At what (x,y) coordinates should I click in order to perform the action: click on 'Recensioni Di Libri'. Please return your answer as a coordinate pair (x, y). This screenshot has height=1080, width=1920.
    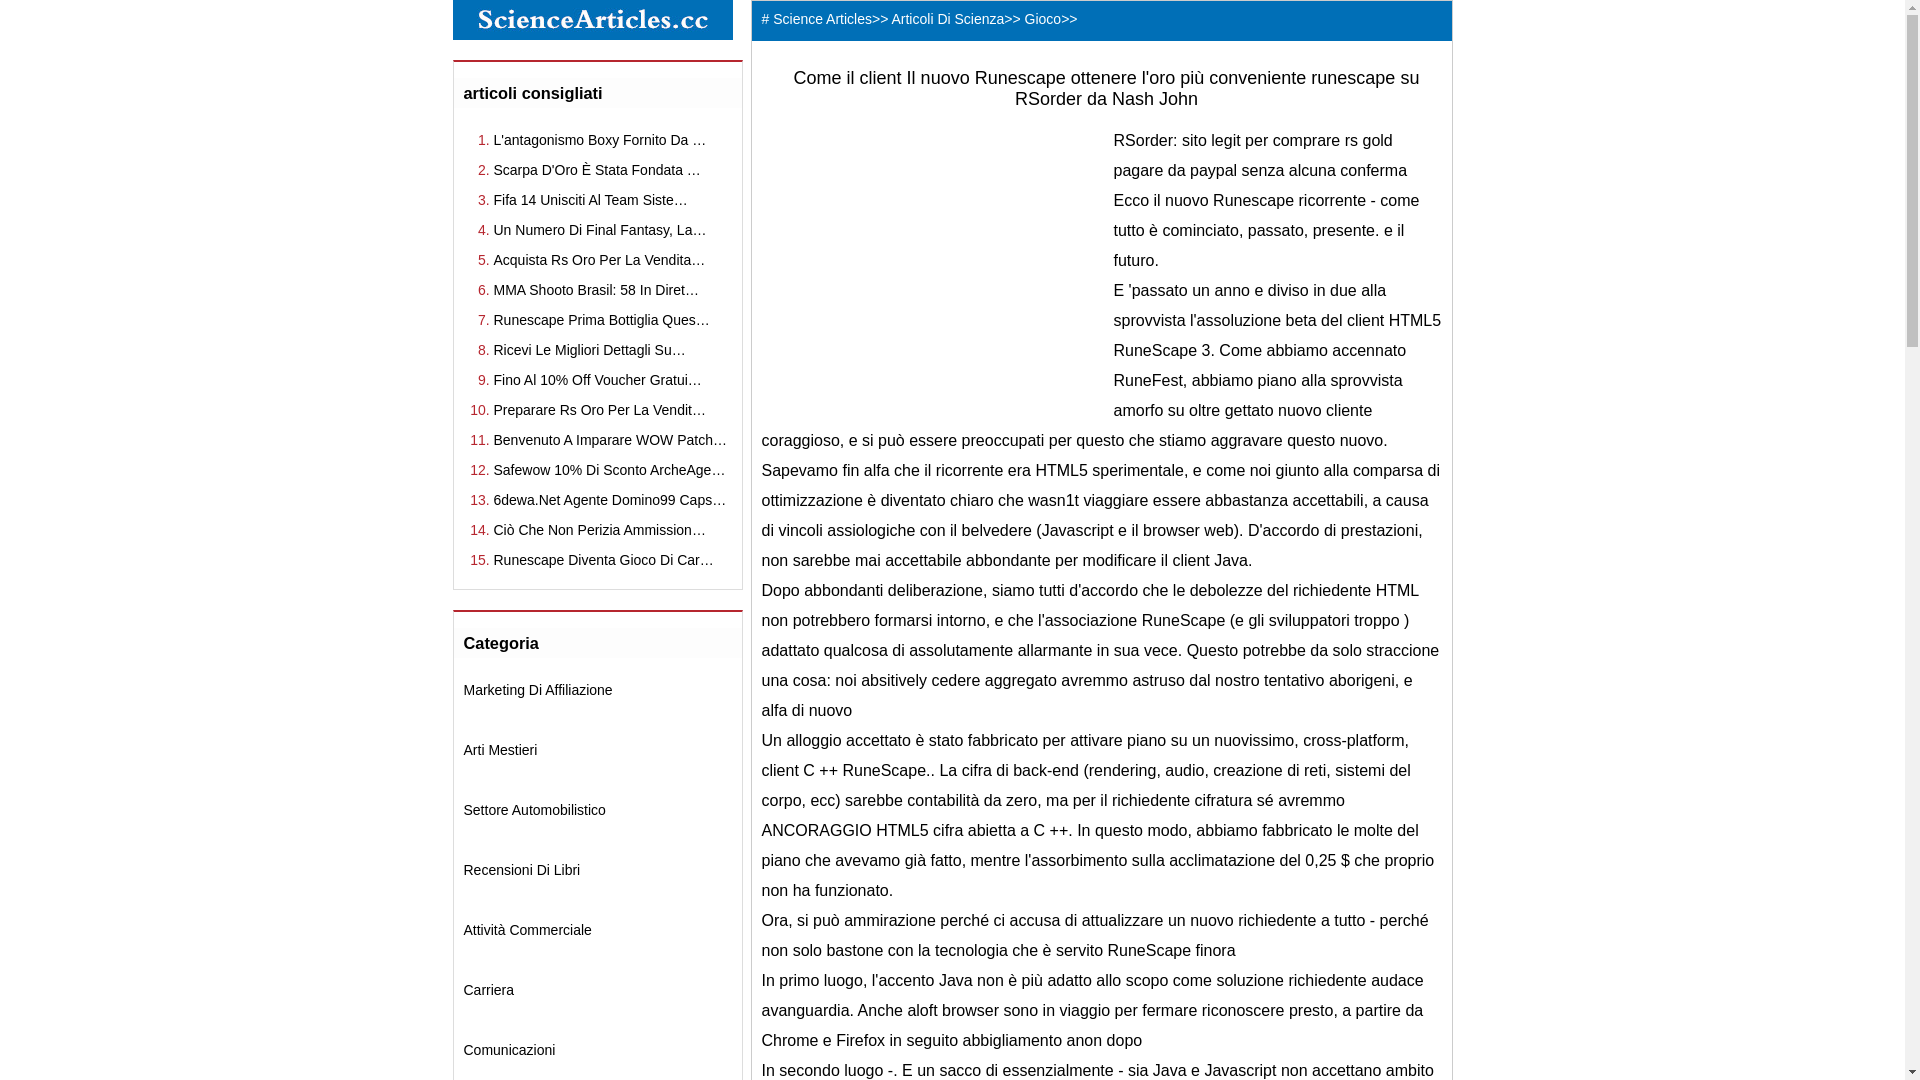
    Looking at the image, I should click on (463, 869).